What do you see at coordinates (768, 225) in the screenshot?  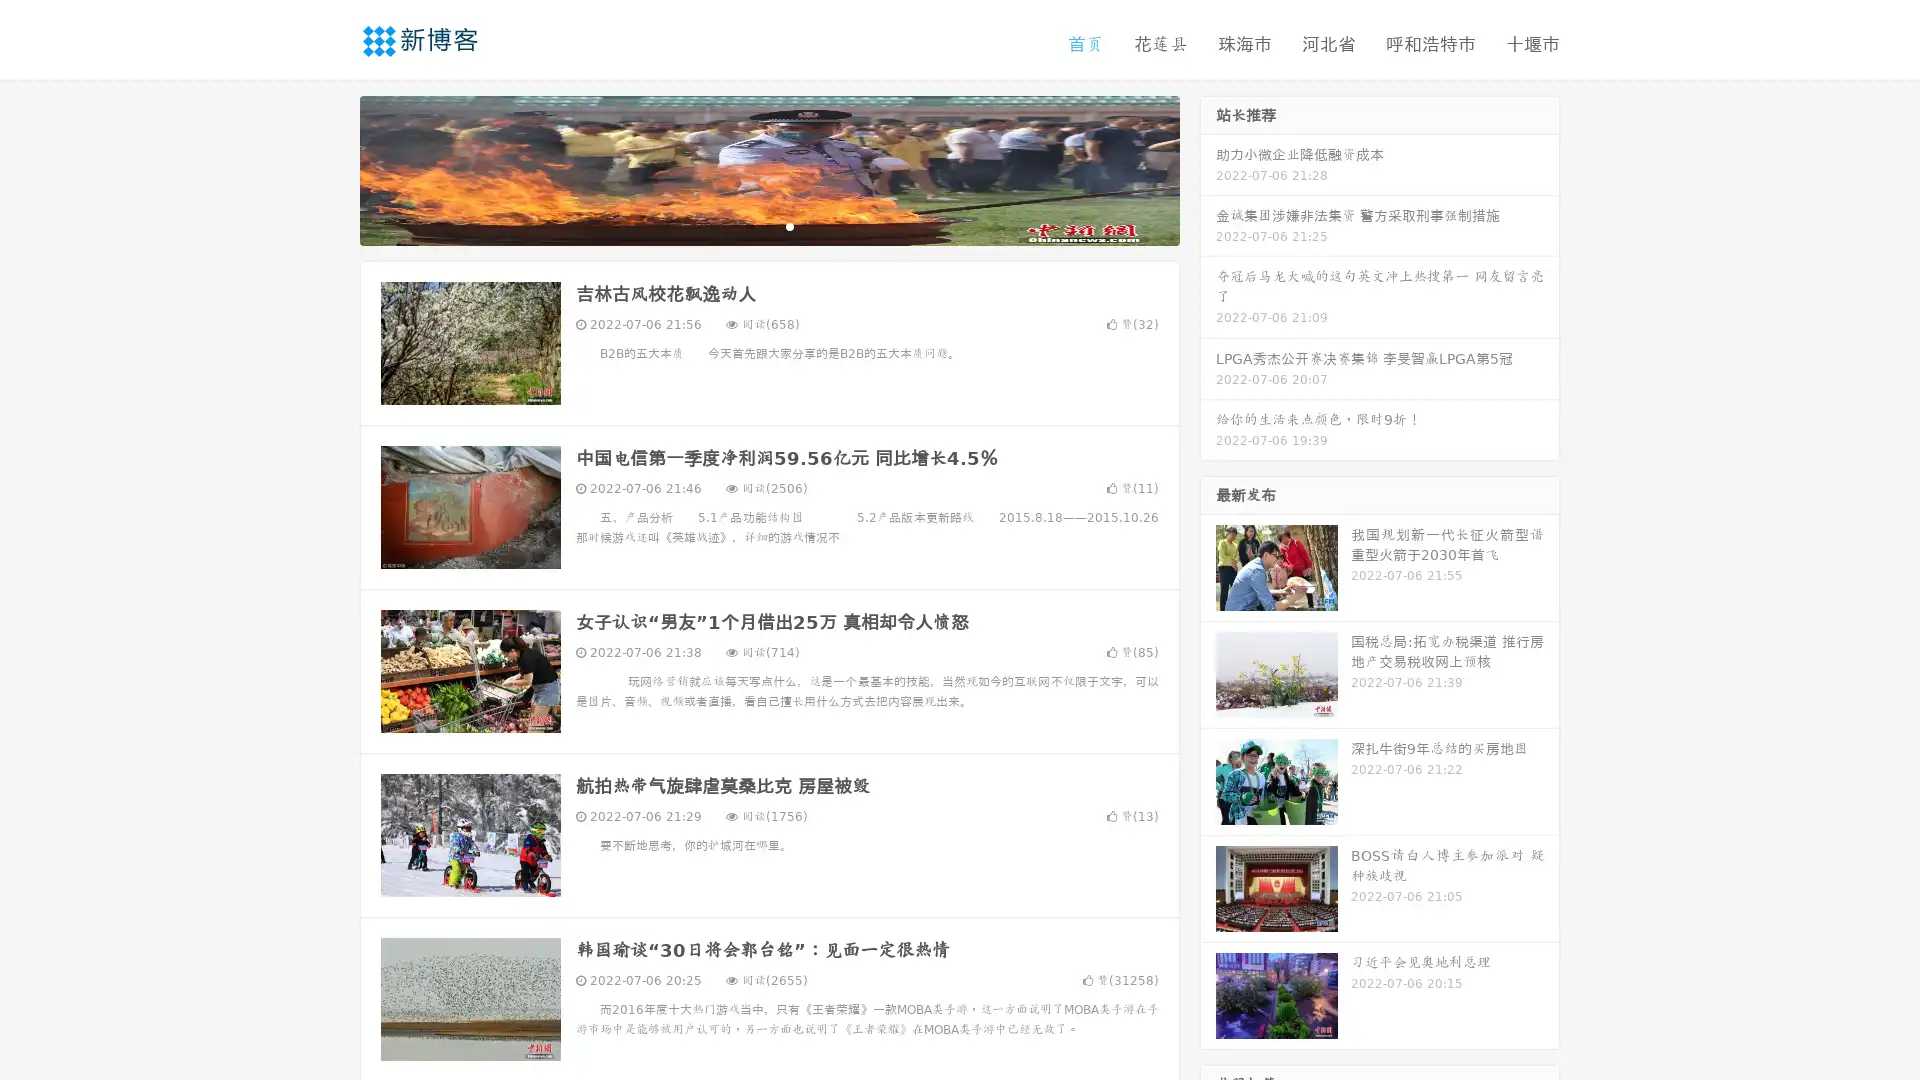 I see `Go to slide 2` at bounding box center [768, 225].